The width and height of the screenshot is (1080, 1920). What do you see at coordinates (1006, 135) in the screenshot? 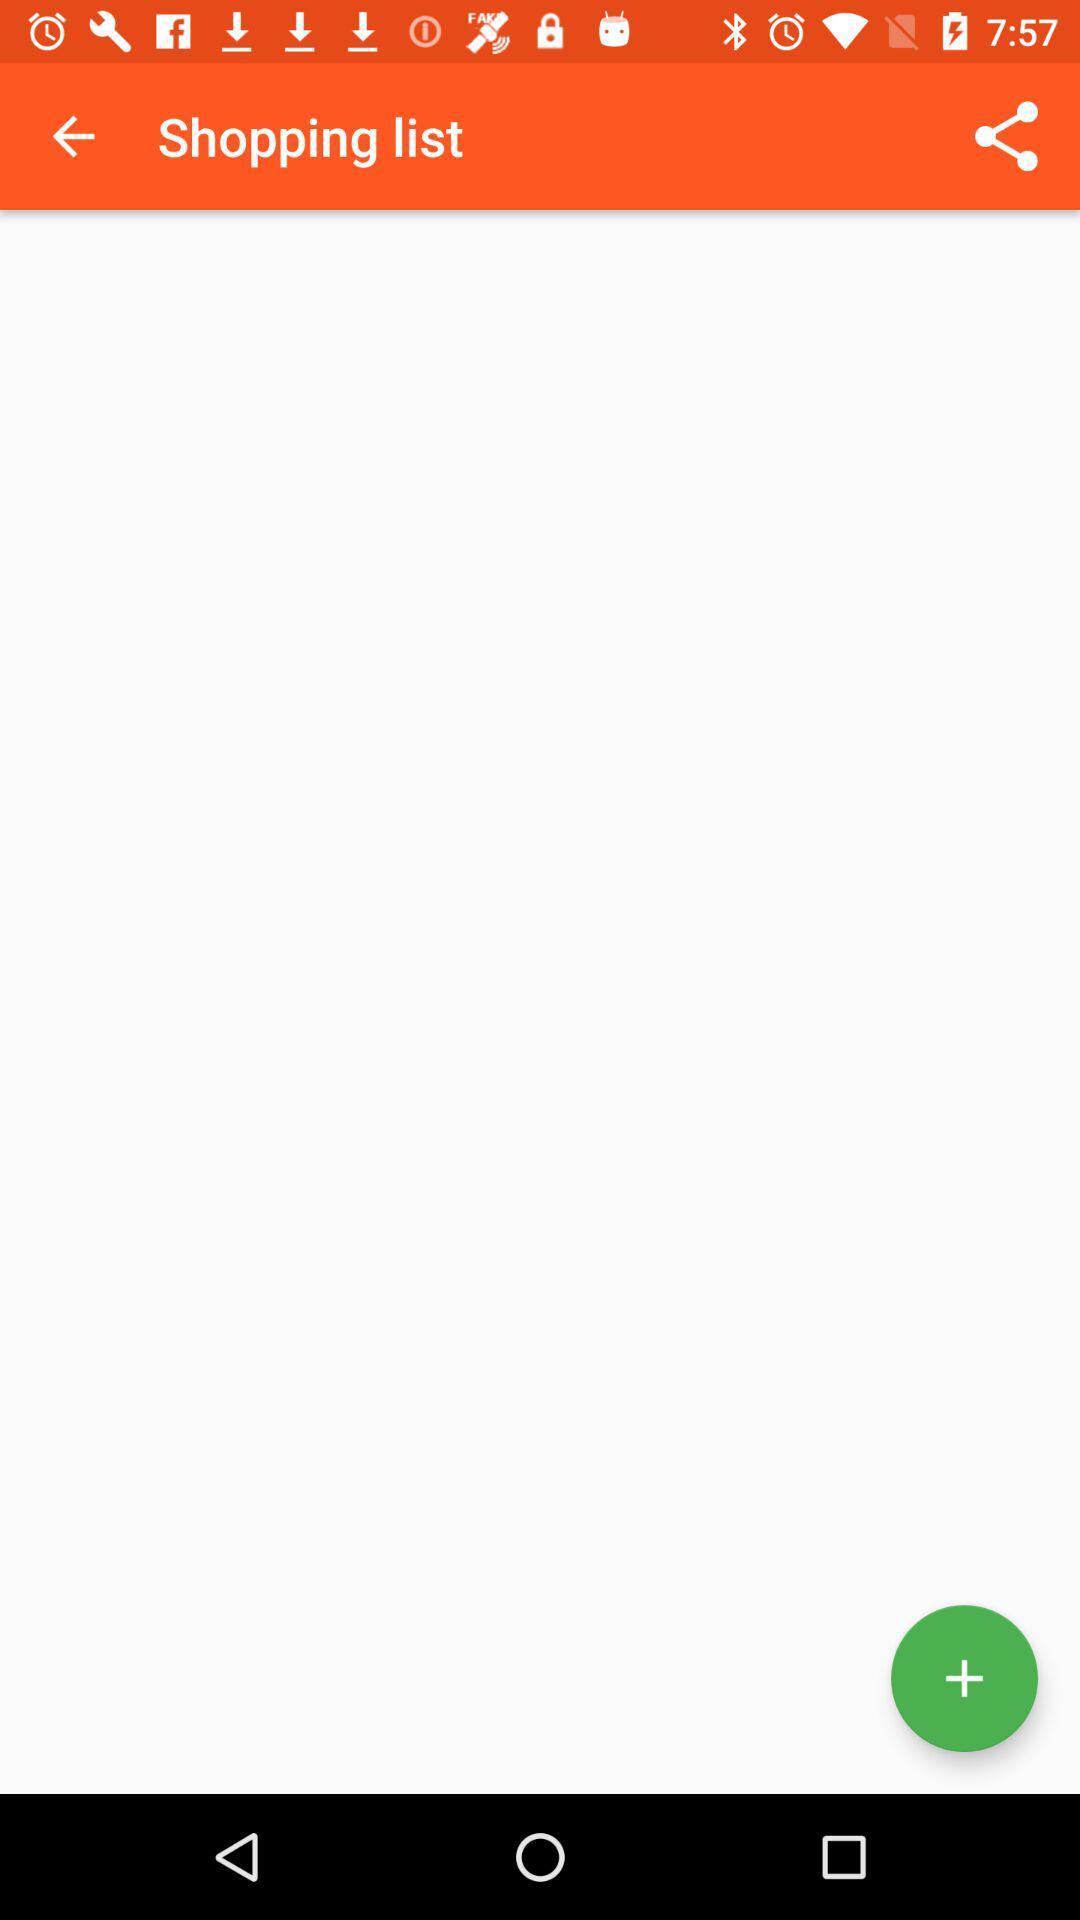
I see `the icon next to shopping list item` at bounding box center [1006, 135].